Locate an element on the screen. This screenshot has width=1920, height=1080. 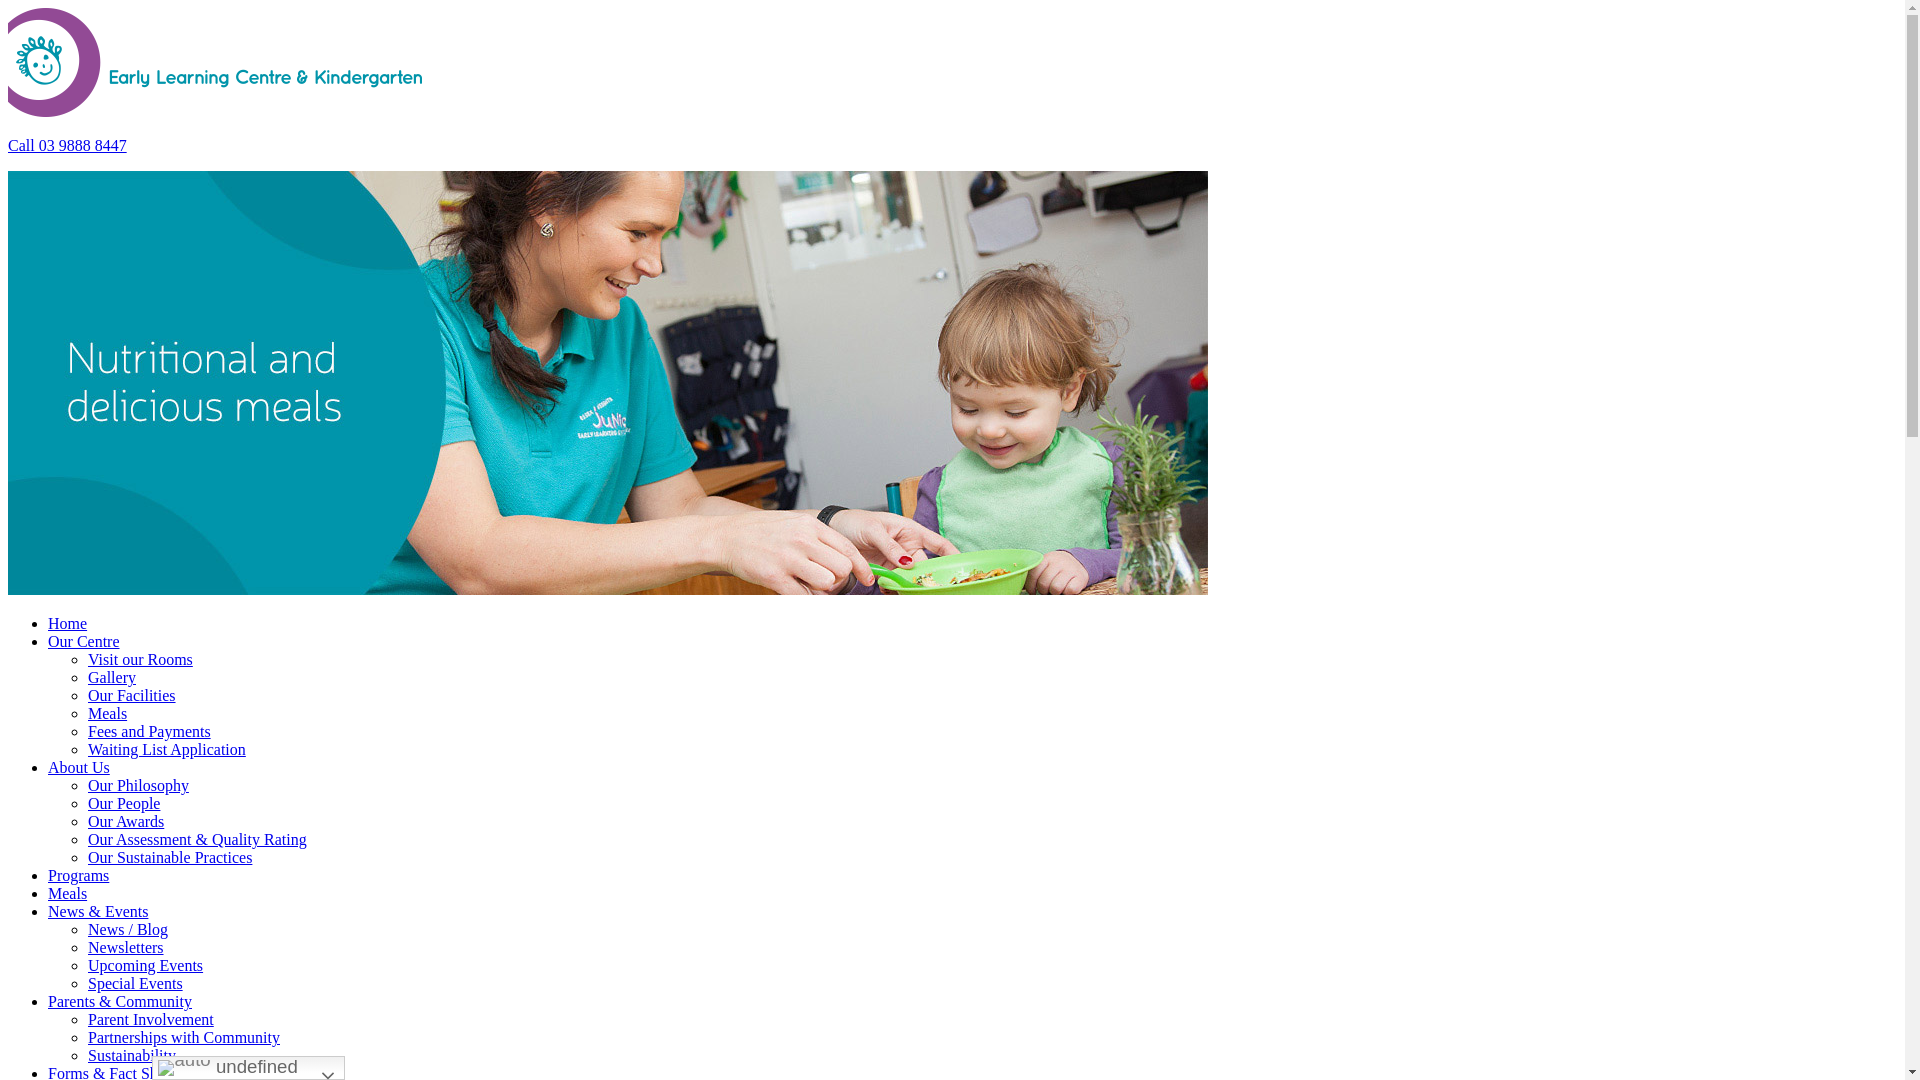
'News & Events' is located at coordinates (48, 911).